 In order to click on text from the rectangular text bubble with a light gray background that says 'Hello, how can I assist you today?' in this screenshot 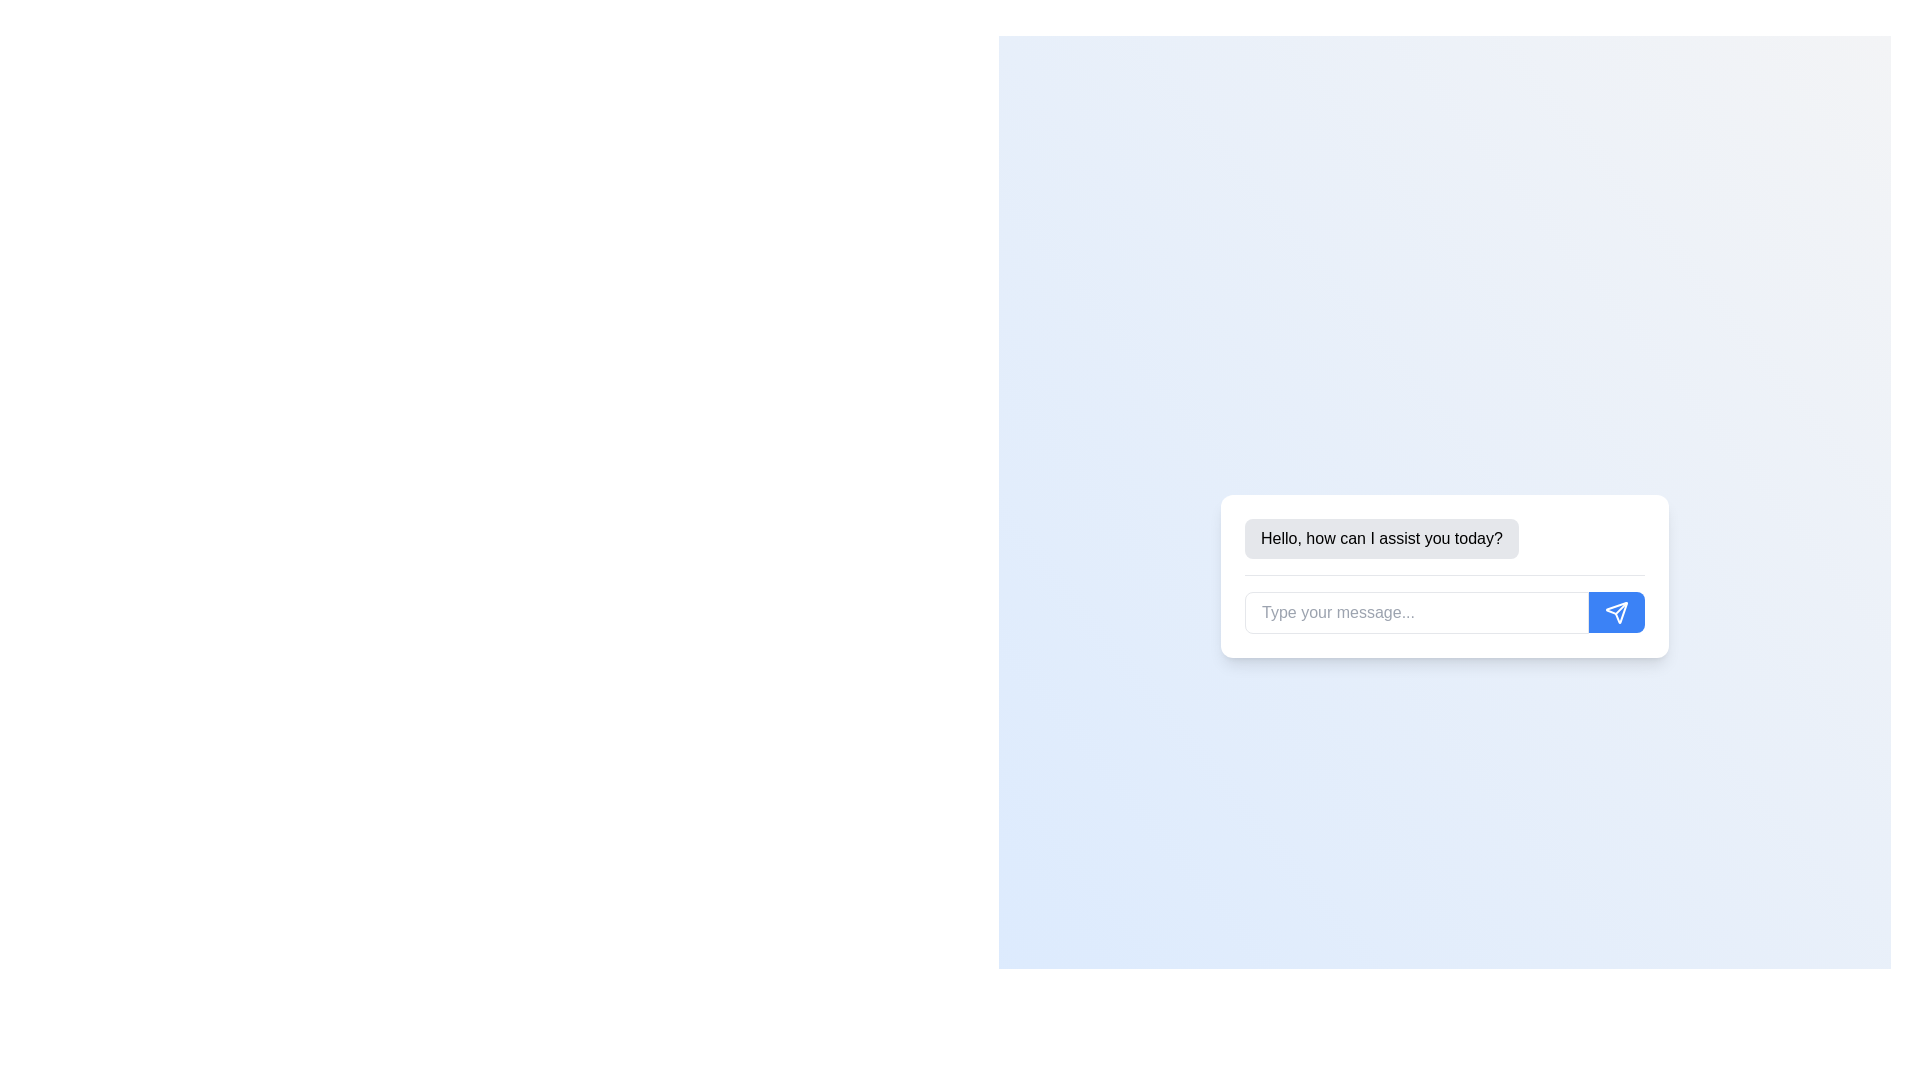, I will do `click(1381, 537)`.